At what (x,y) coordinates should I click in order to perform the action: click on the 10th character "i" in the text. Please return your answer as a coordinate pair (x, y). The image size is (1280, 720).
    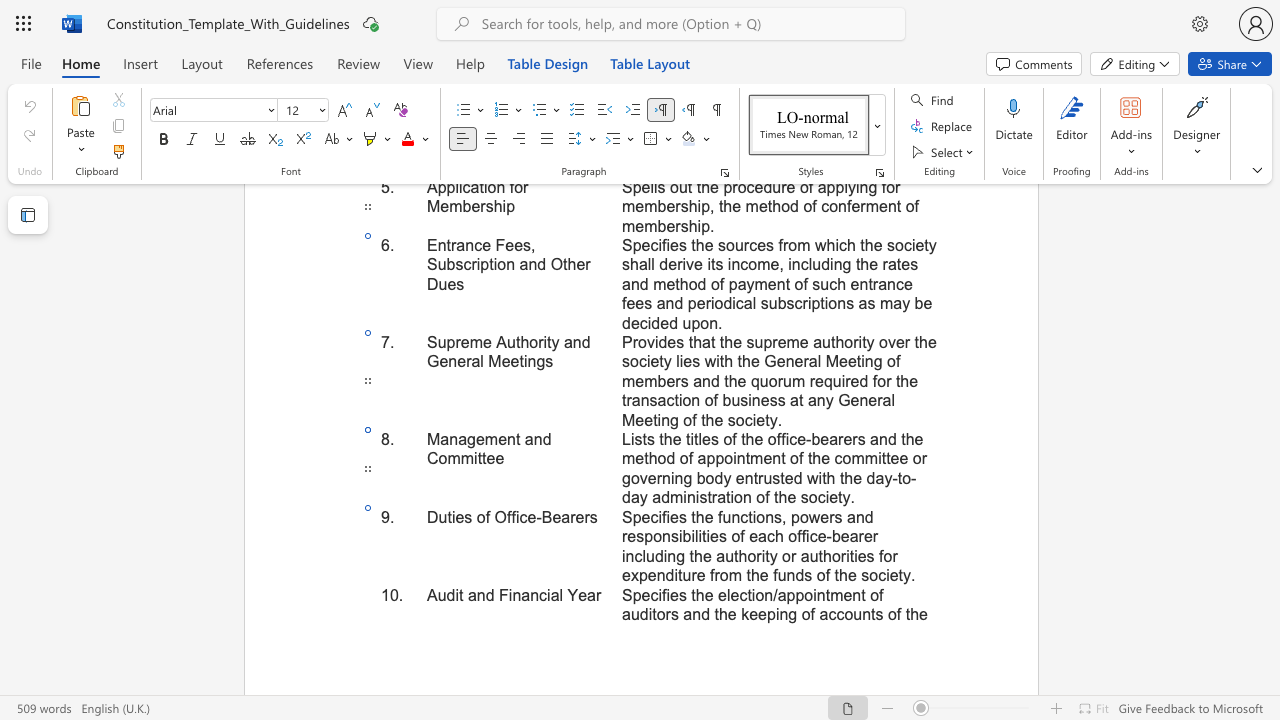
    Looking at the image, I should click on (731, 496).